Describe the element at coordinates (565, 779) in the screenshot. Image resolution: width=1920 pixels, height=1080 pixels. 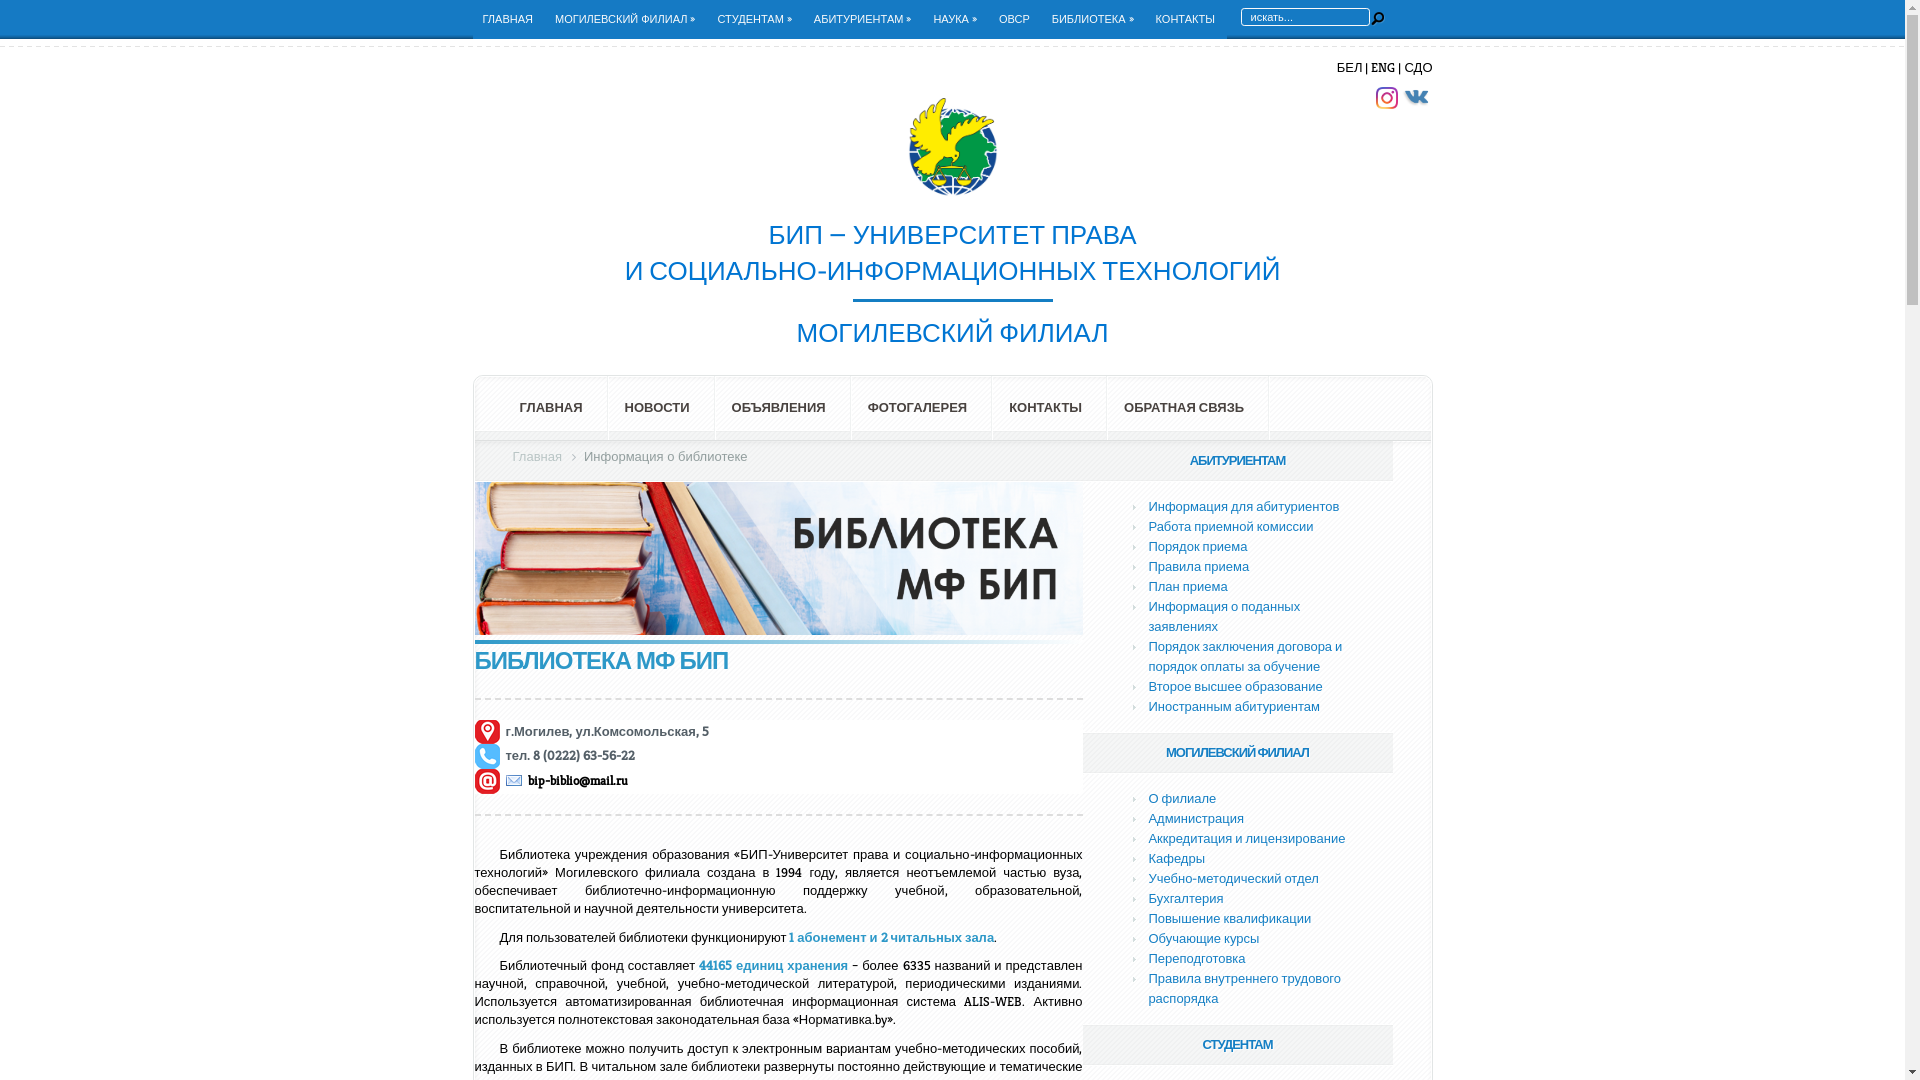
I see `'bip-biblio@mail.ru'` at that location.